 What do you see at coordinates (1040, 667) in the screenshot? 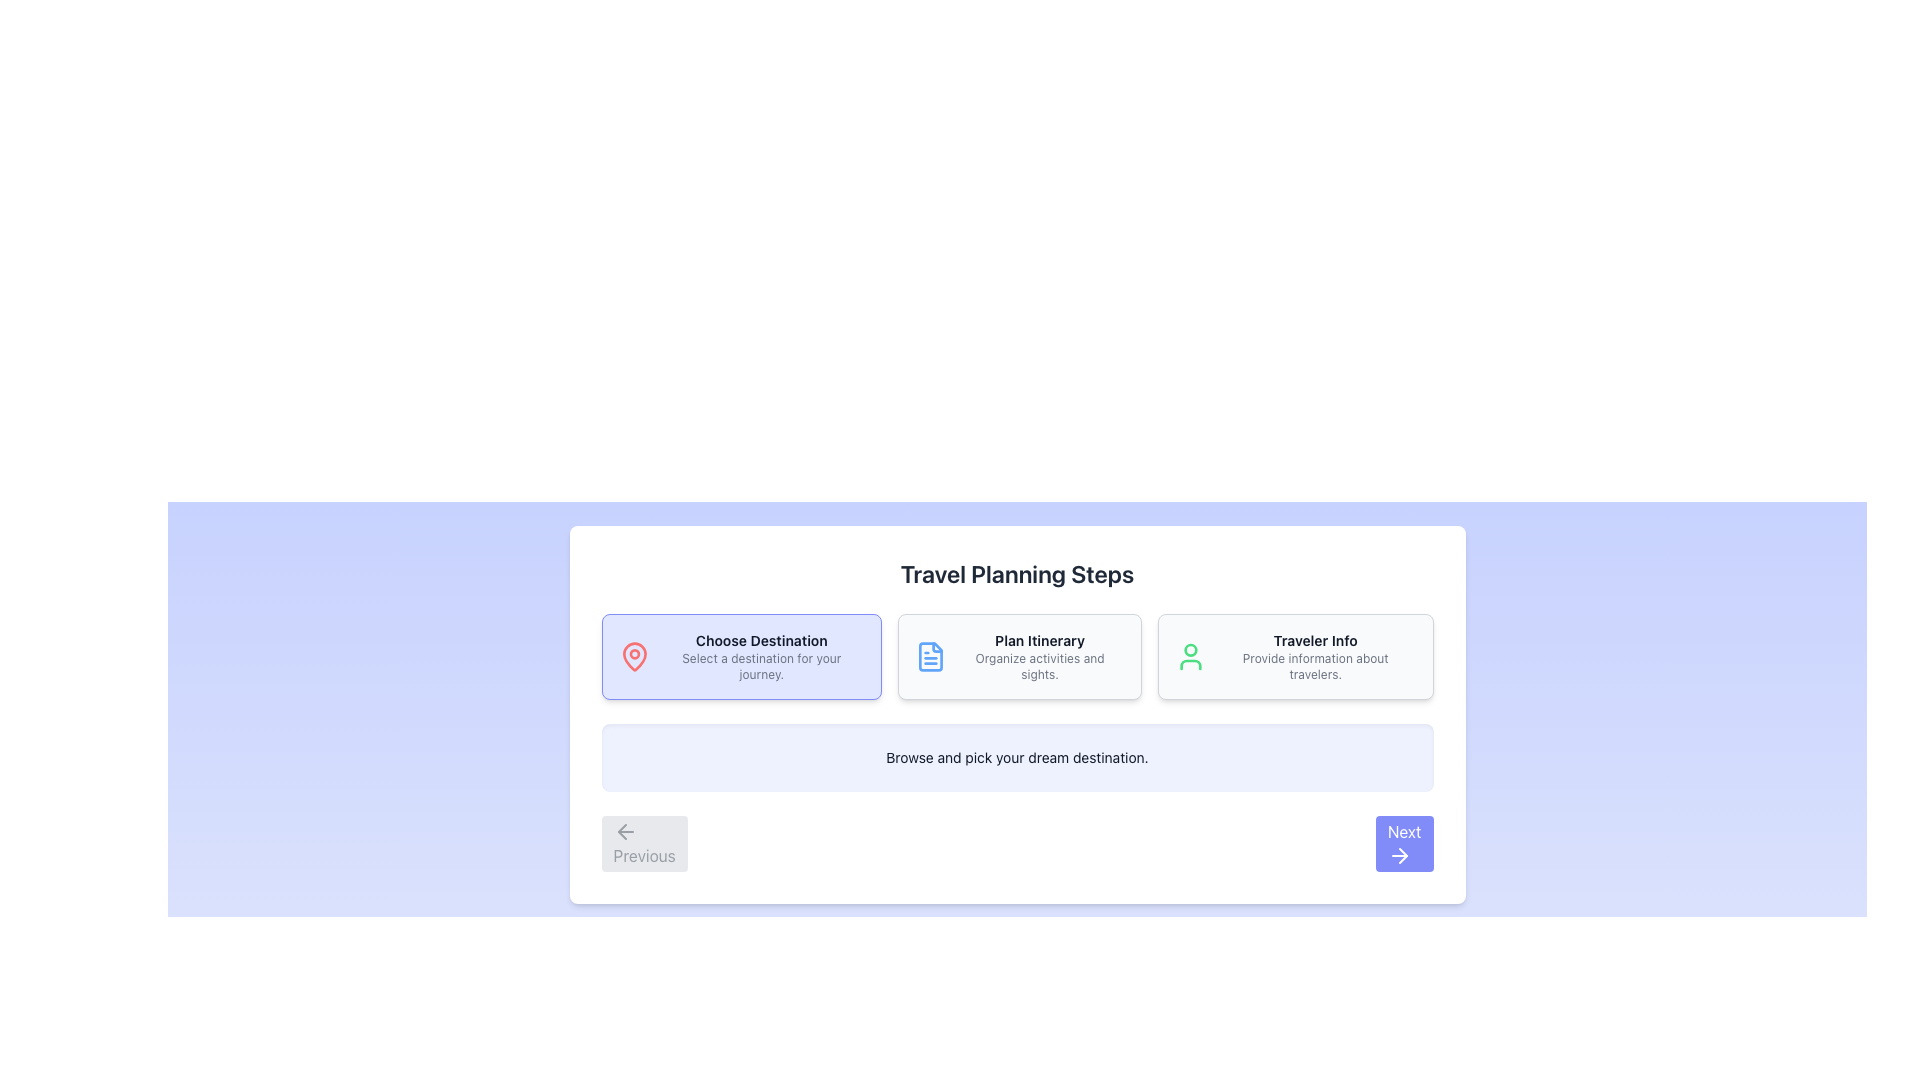
I see `descriptive text located centrally below the first text line in the 'Plan Itinerary' section` at bounding box center [1040, 667].